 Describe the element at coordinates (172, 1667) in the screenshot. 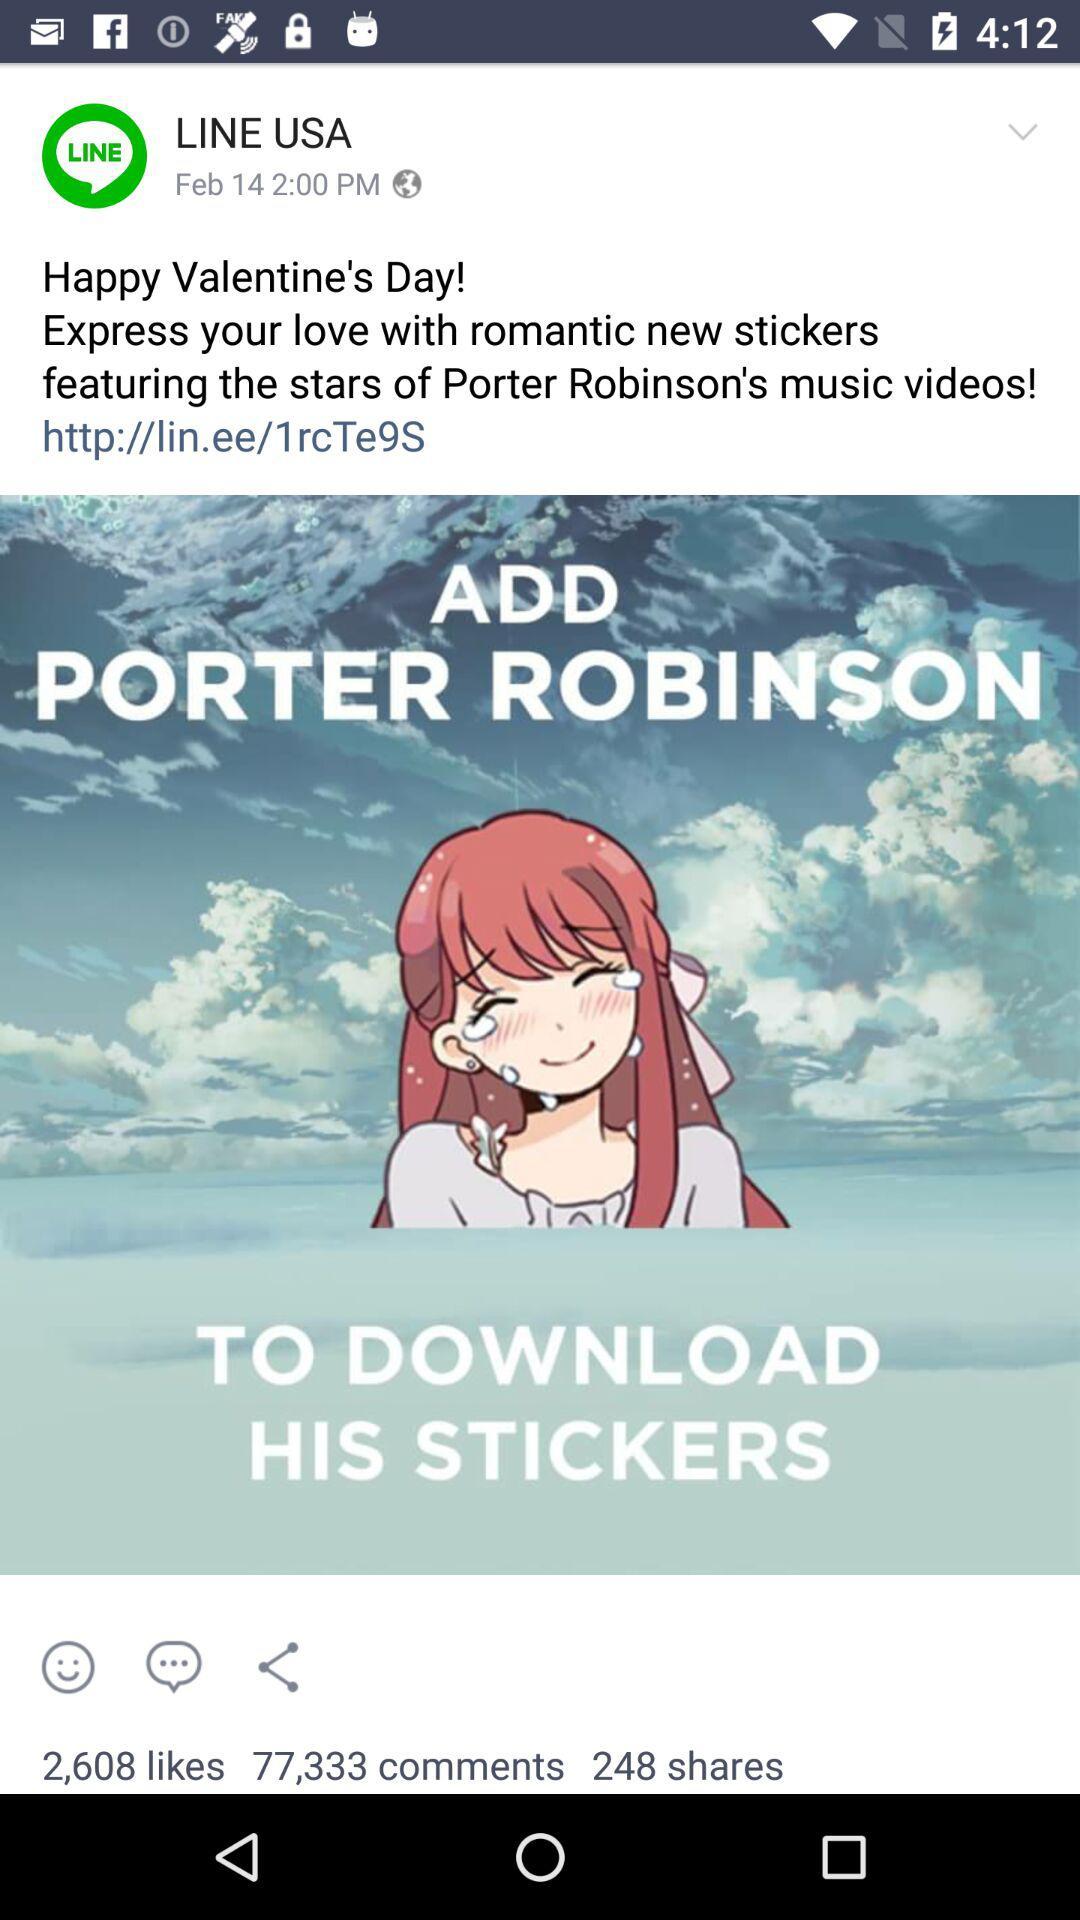

I see `the app above the 2,608 likes app` at that location.